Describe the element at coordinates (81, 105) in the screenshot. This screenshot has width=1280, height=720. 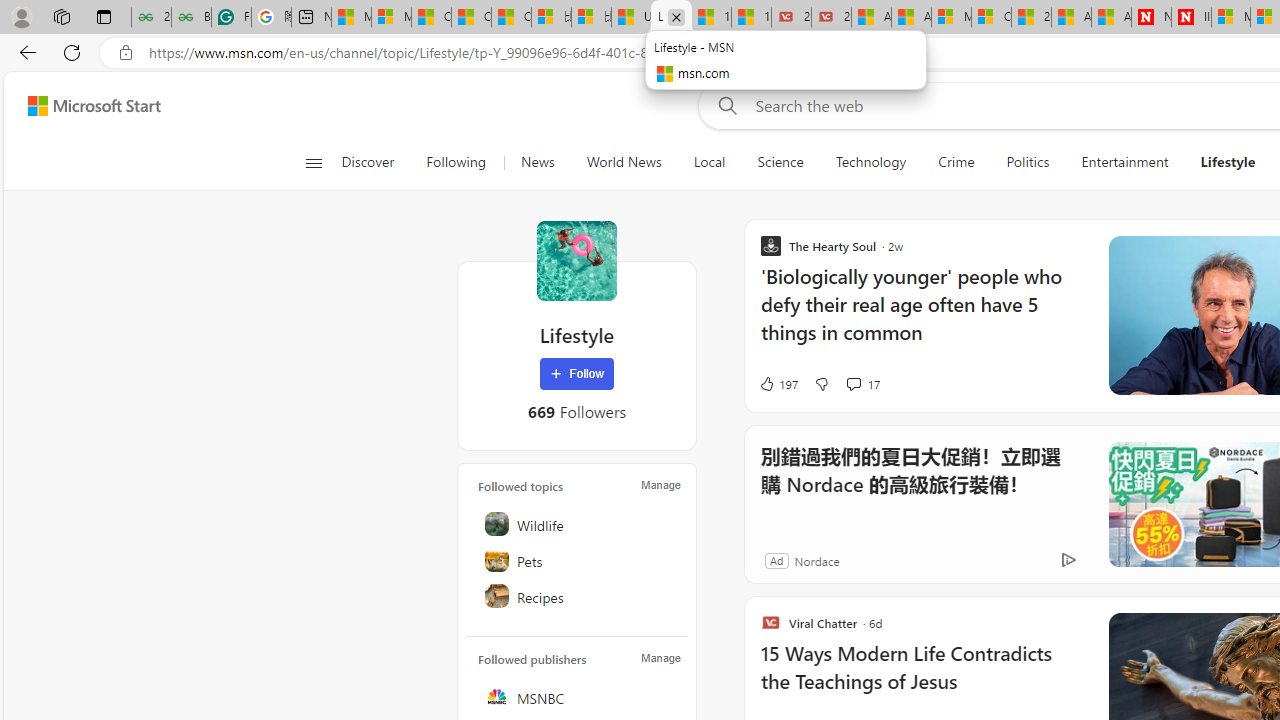
I see `'Skip to footer'` at that location.